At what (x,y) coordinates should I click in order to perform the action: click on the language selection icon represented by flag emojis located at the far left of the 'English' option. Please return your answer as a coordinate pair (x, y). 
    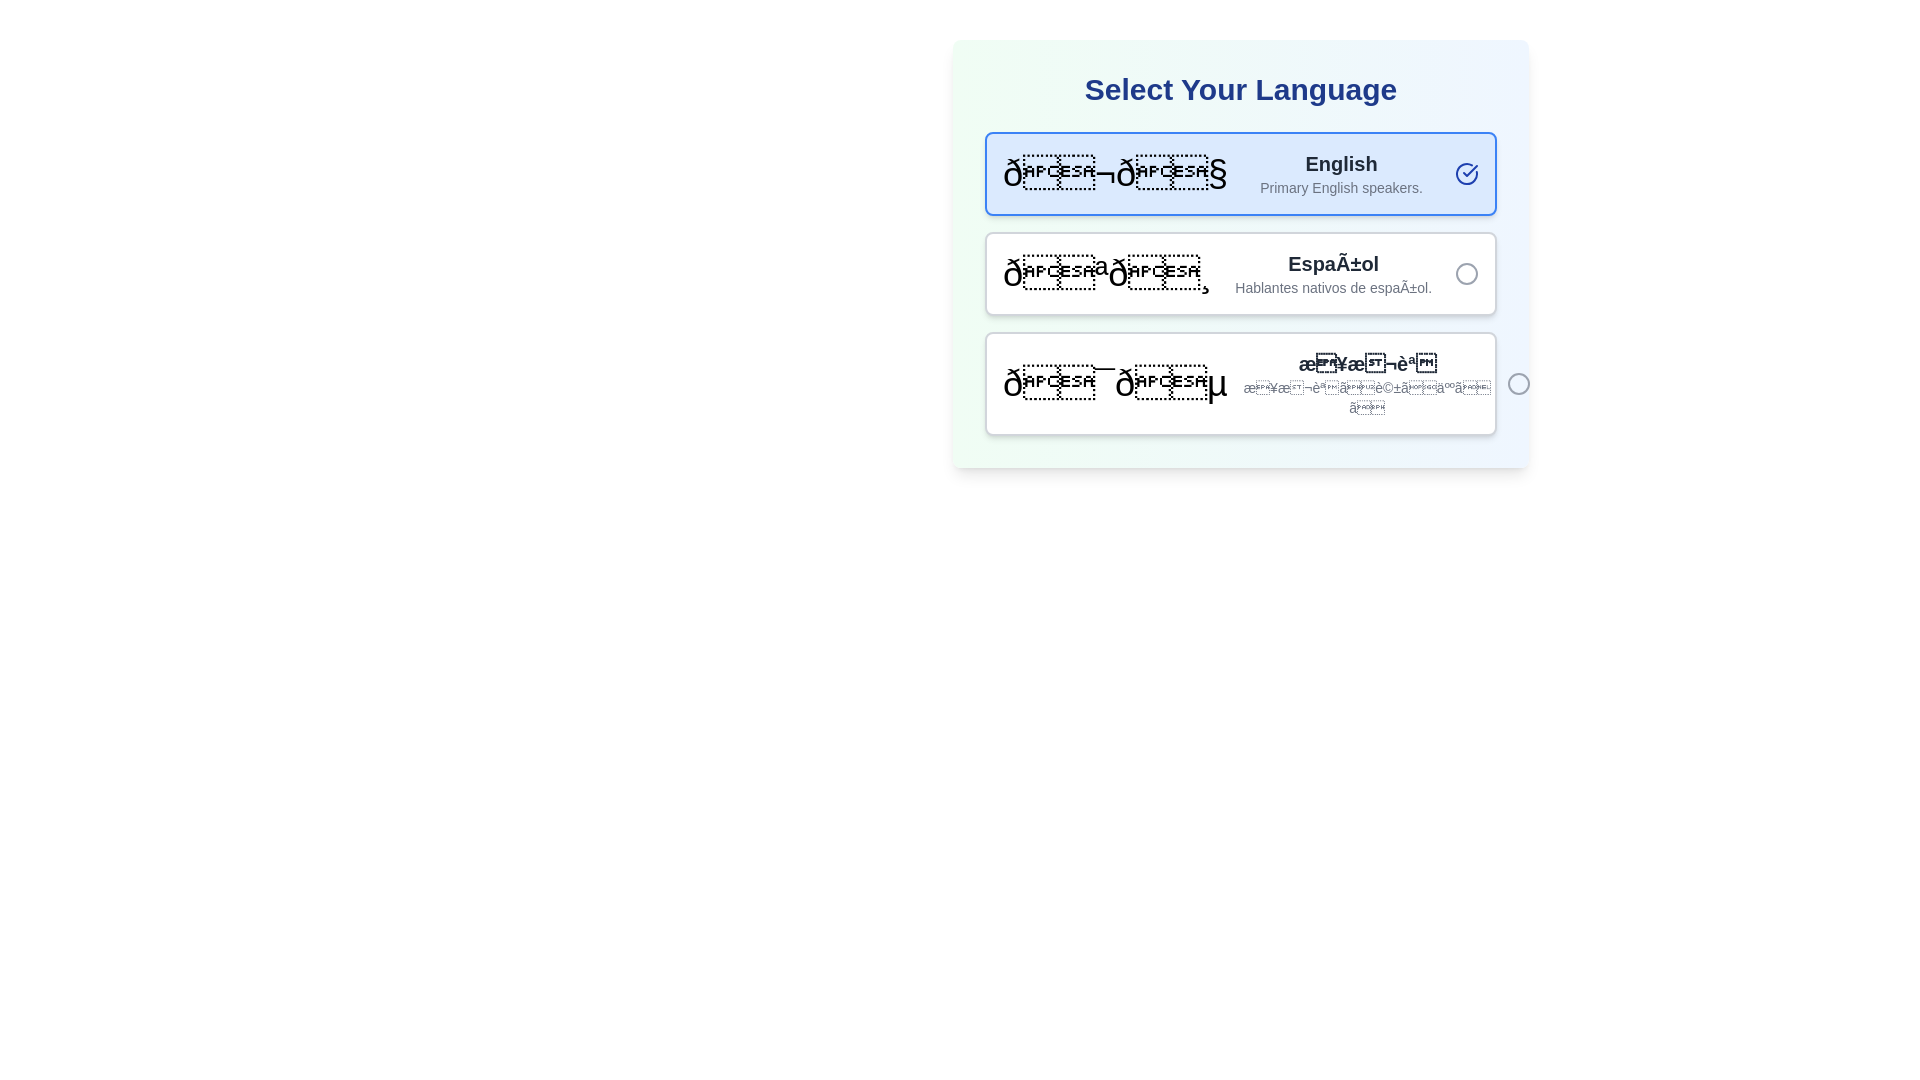
    Looking at the image, I should click on (1114, 172).